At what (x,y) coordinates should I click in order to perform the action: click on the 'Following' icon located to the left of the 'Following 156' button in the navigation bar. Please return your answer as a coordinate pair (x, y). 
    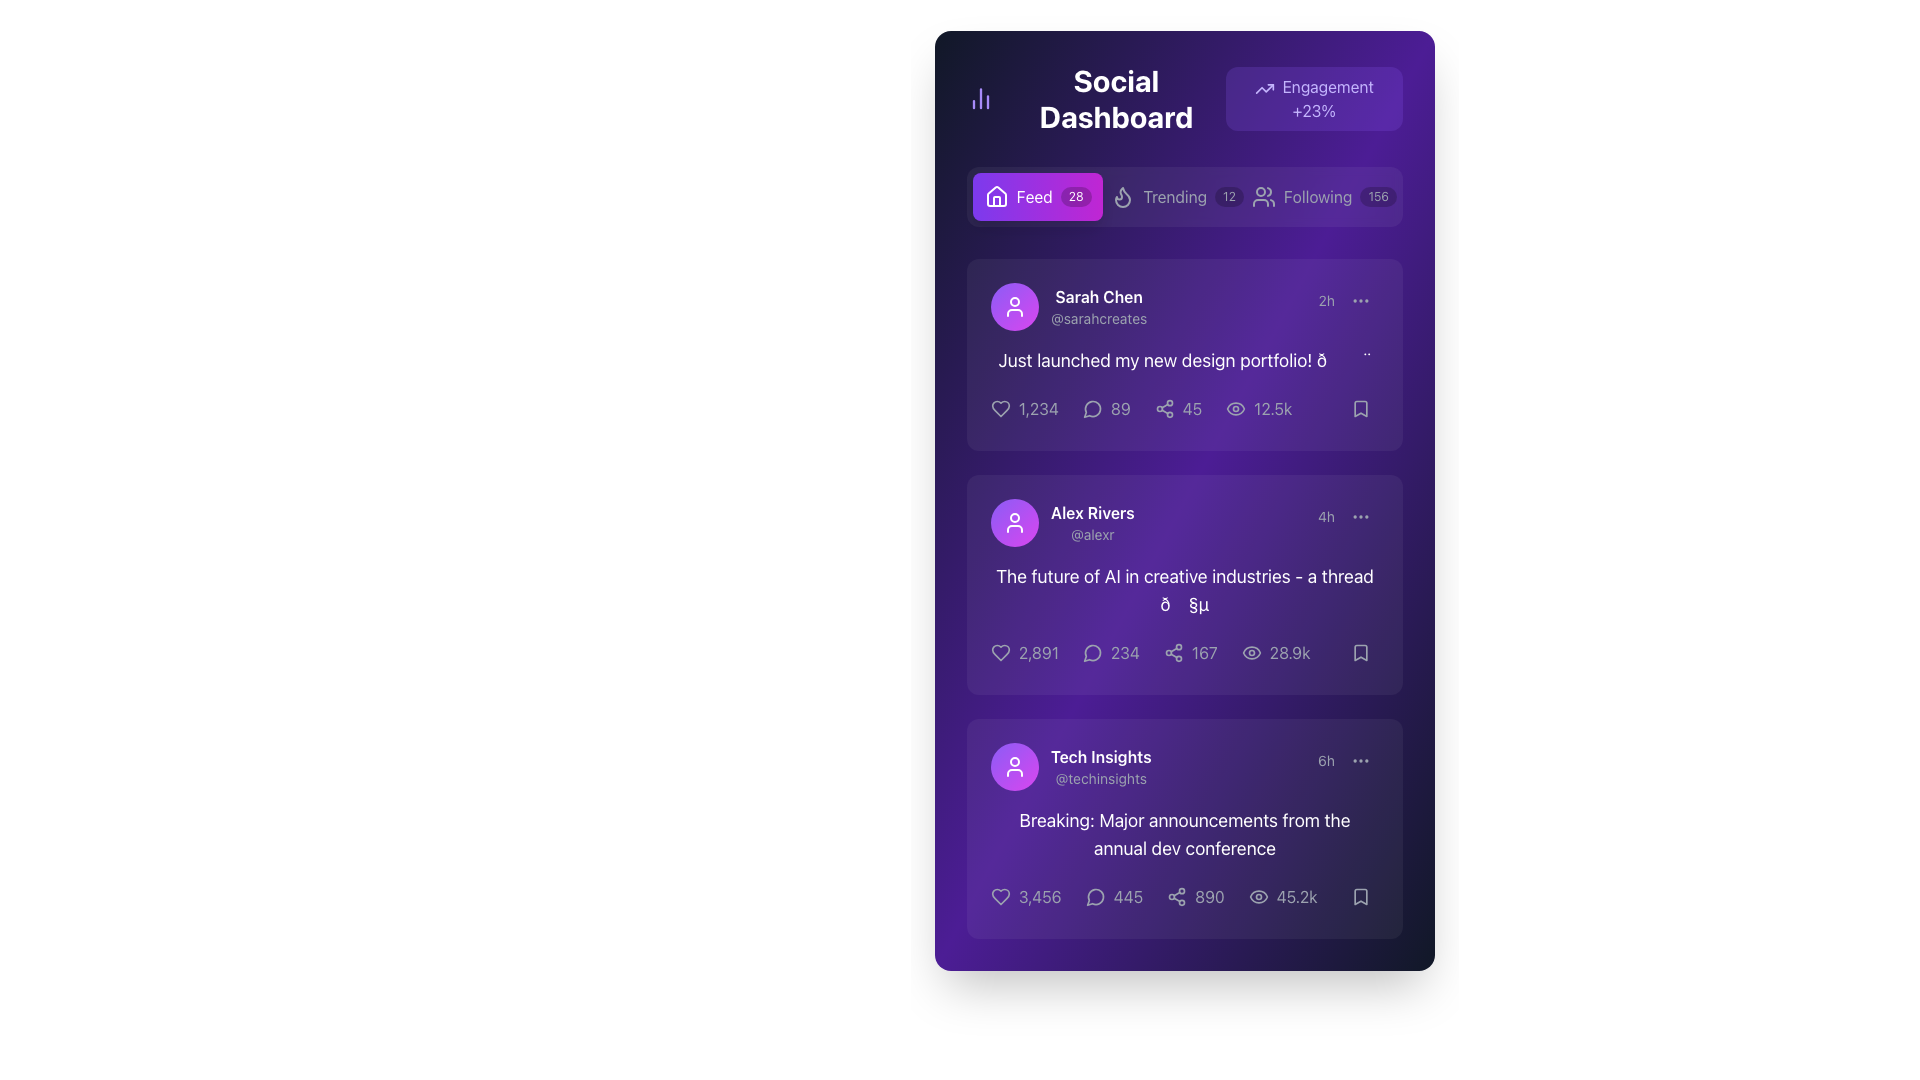
    Looking at the image, I should click on (1262, 196).